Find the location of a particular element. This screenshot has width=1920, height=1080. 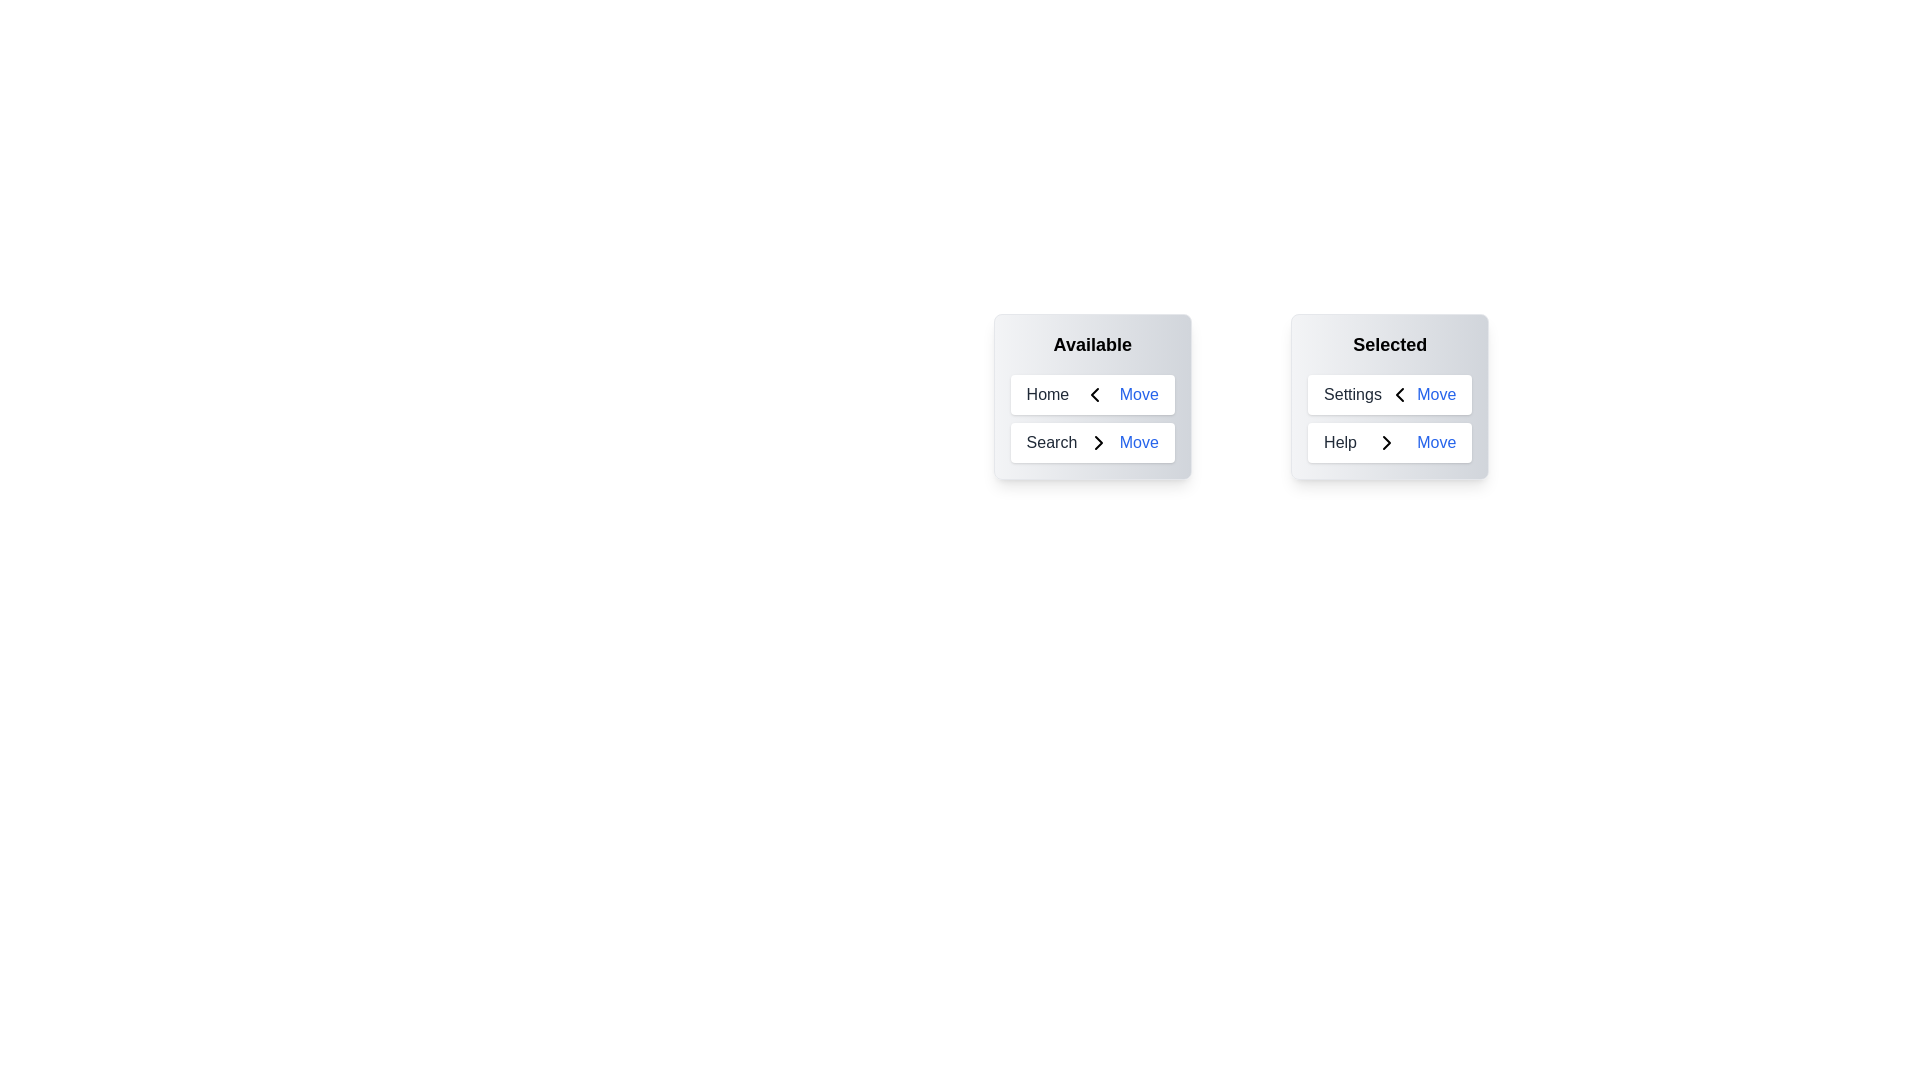

'Move' button next to the item 'Home' in the 'Available' list to transfer it is located at coordinates (1139, 394).